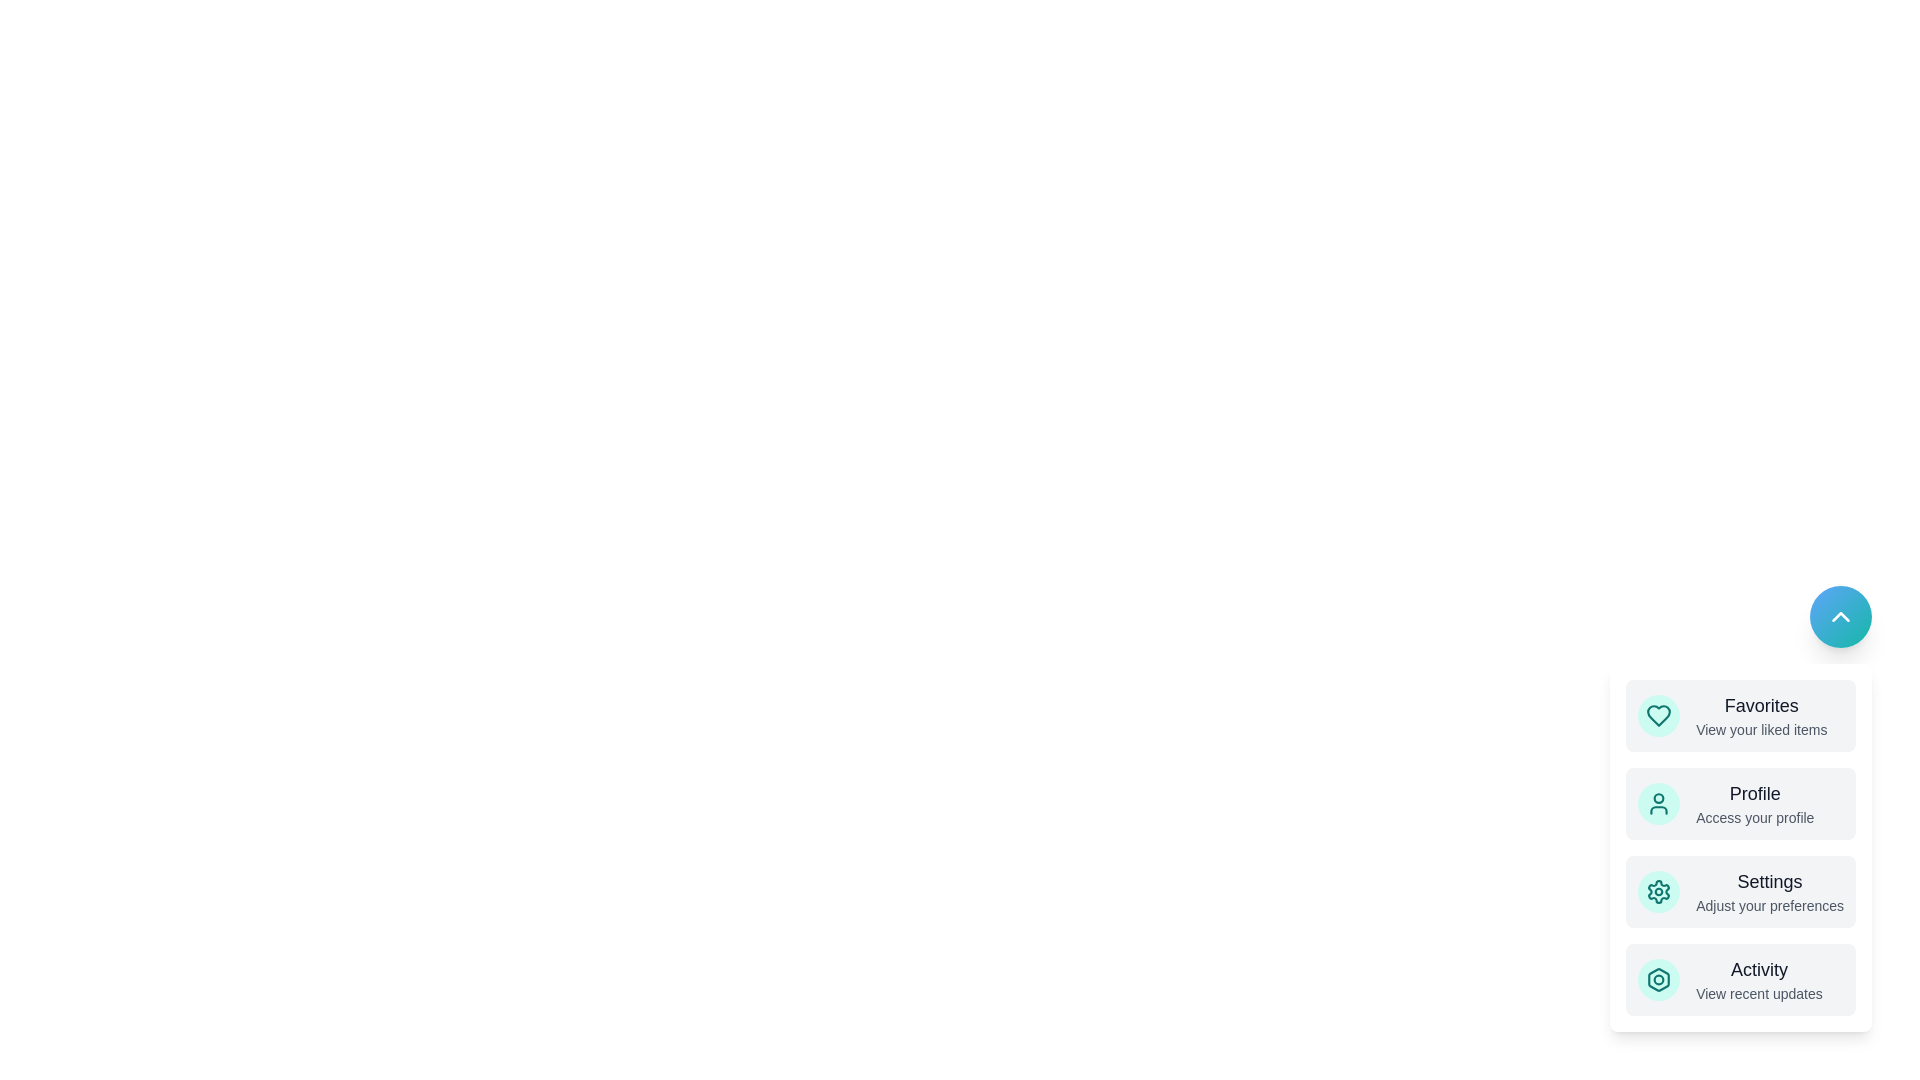 This screenshot has width=1920, height=1080. I want to click on the menu option labeled Settings, so click(1740, 890).